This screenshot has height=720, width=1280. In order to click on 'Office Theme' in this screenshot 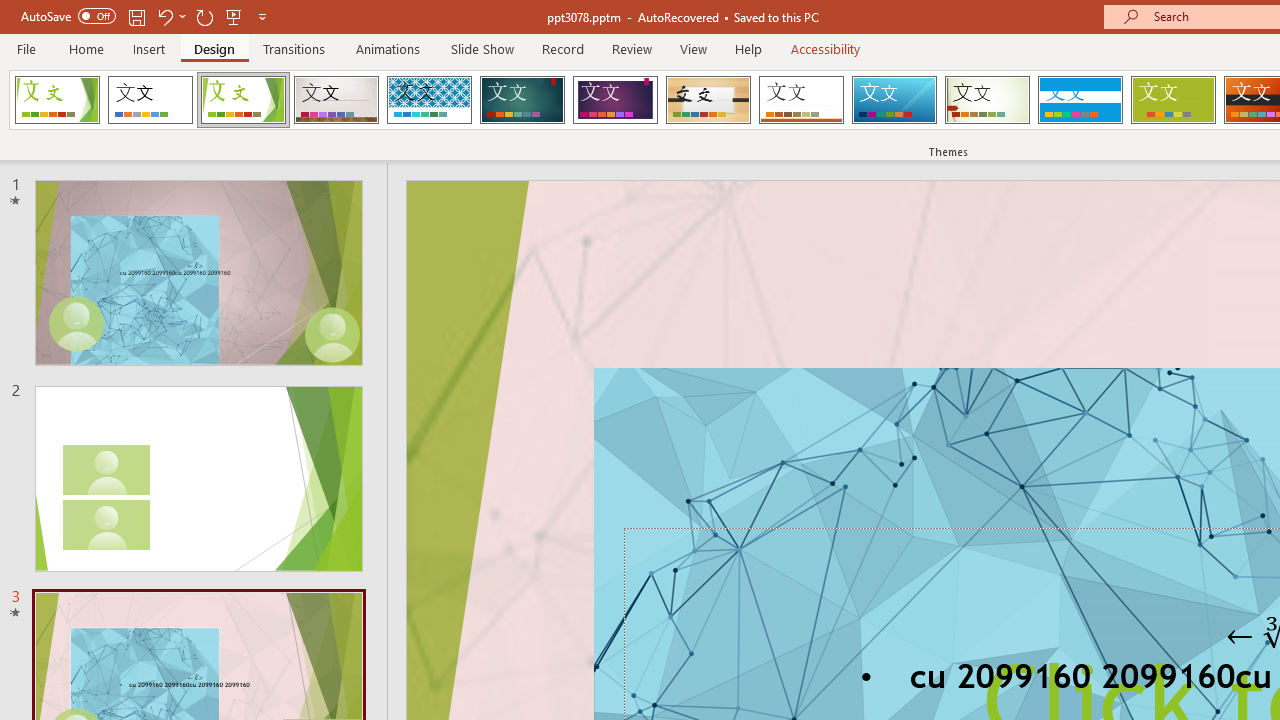, I will do `click(149, 100)`.